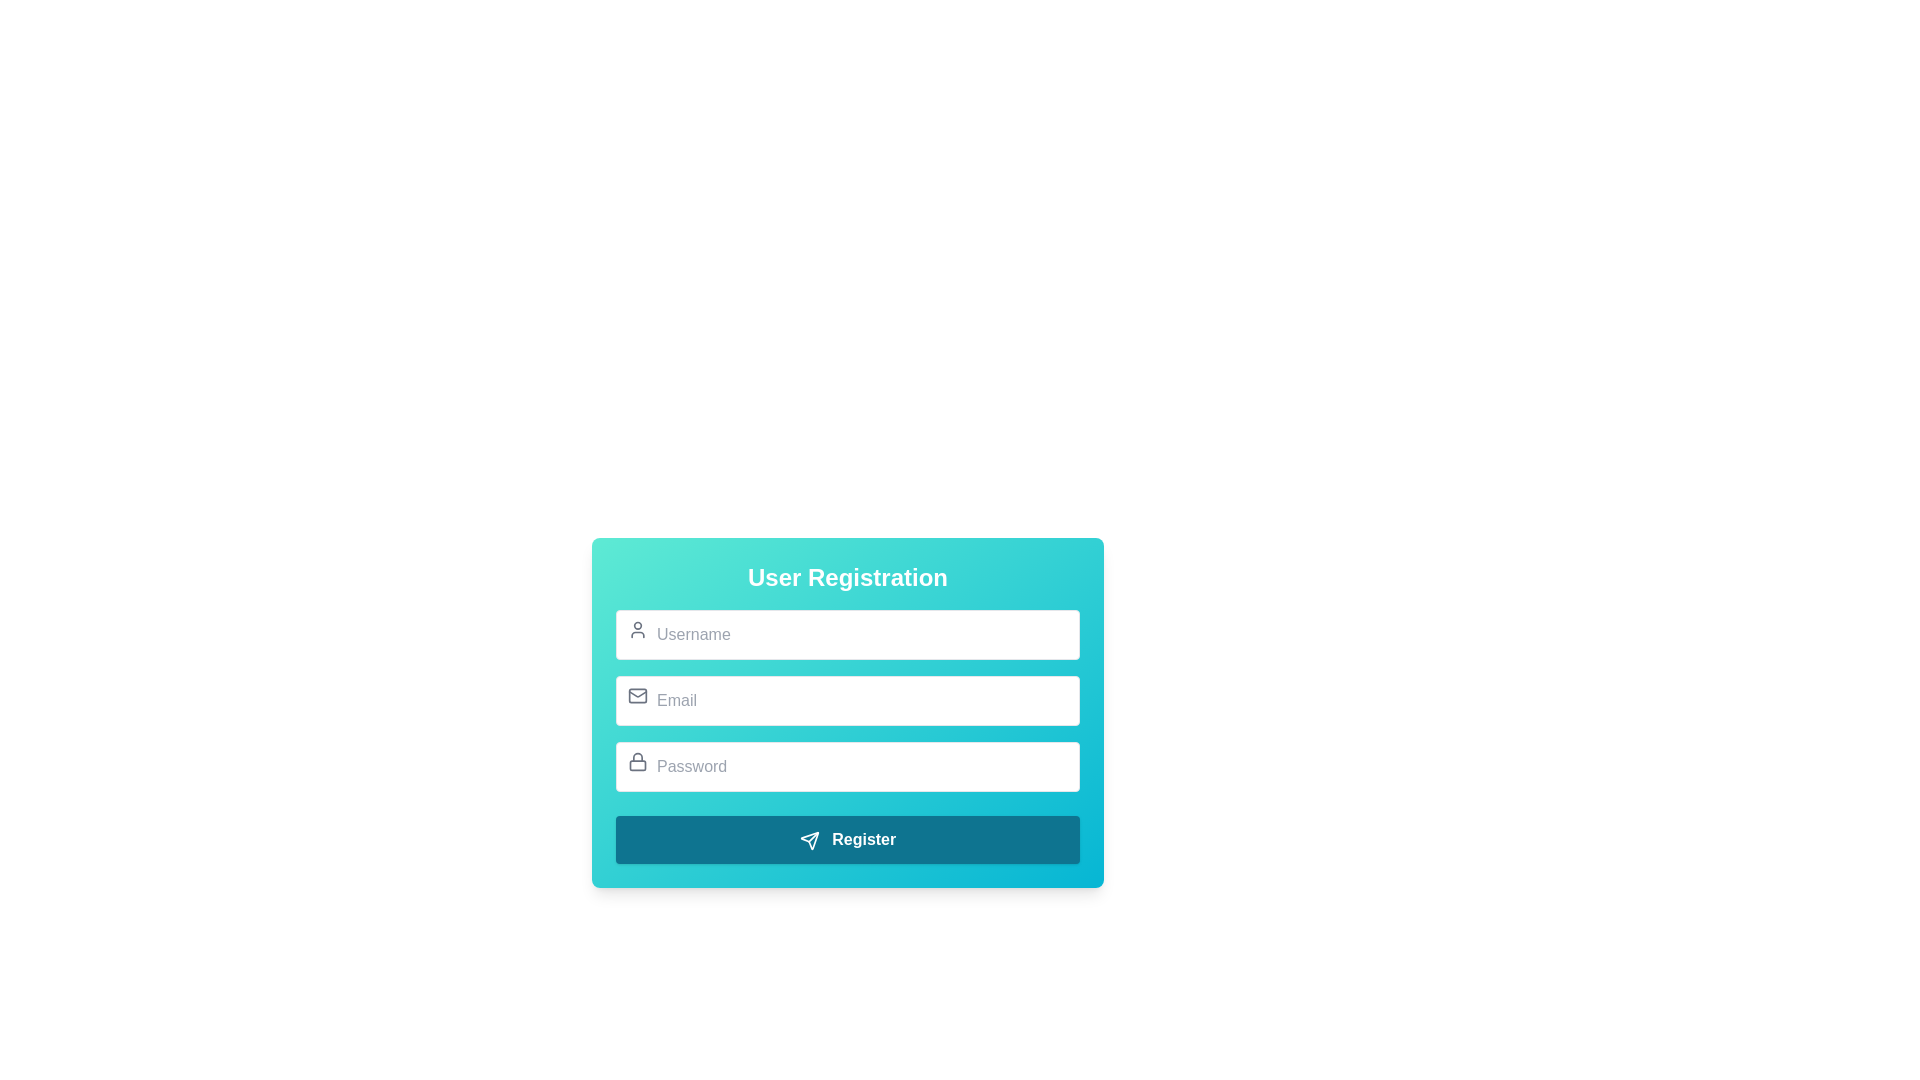  I want to click on the triangular send icon located within the 'Register' button at the bottom of the 'User Registration' interface, so click(809, 840).